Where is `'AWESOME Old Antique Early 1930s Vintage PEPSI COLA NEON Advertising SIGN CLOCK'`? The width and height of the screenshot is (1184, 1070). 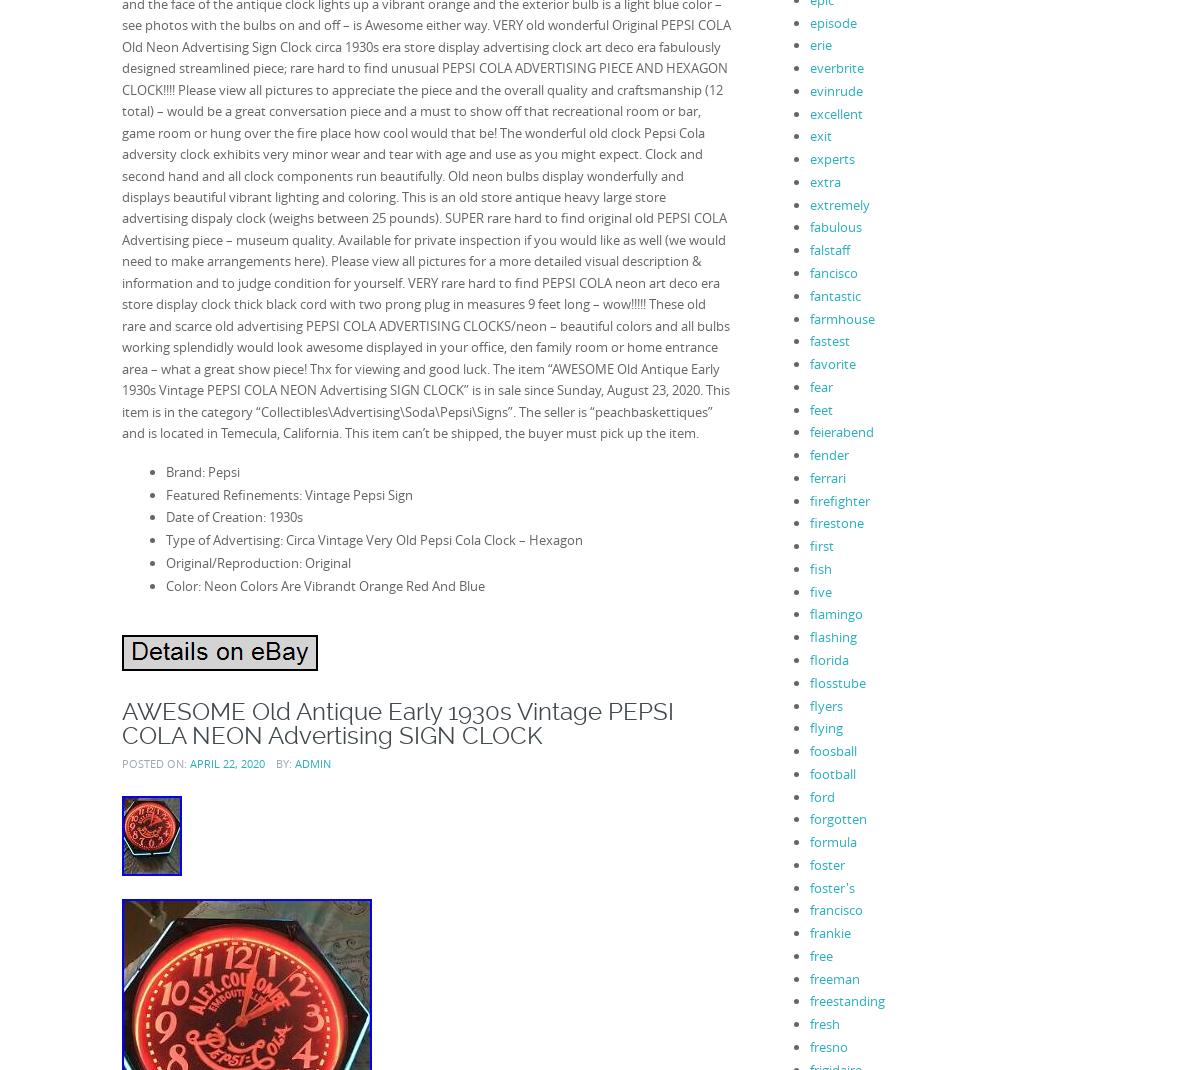
'AWESOME Old Antique Early 1930s Vintage PEPSI COLA NEON Advertising SIGN CLOCK' is located at coordinates (121, 722).